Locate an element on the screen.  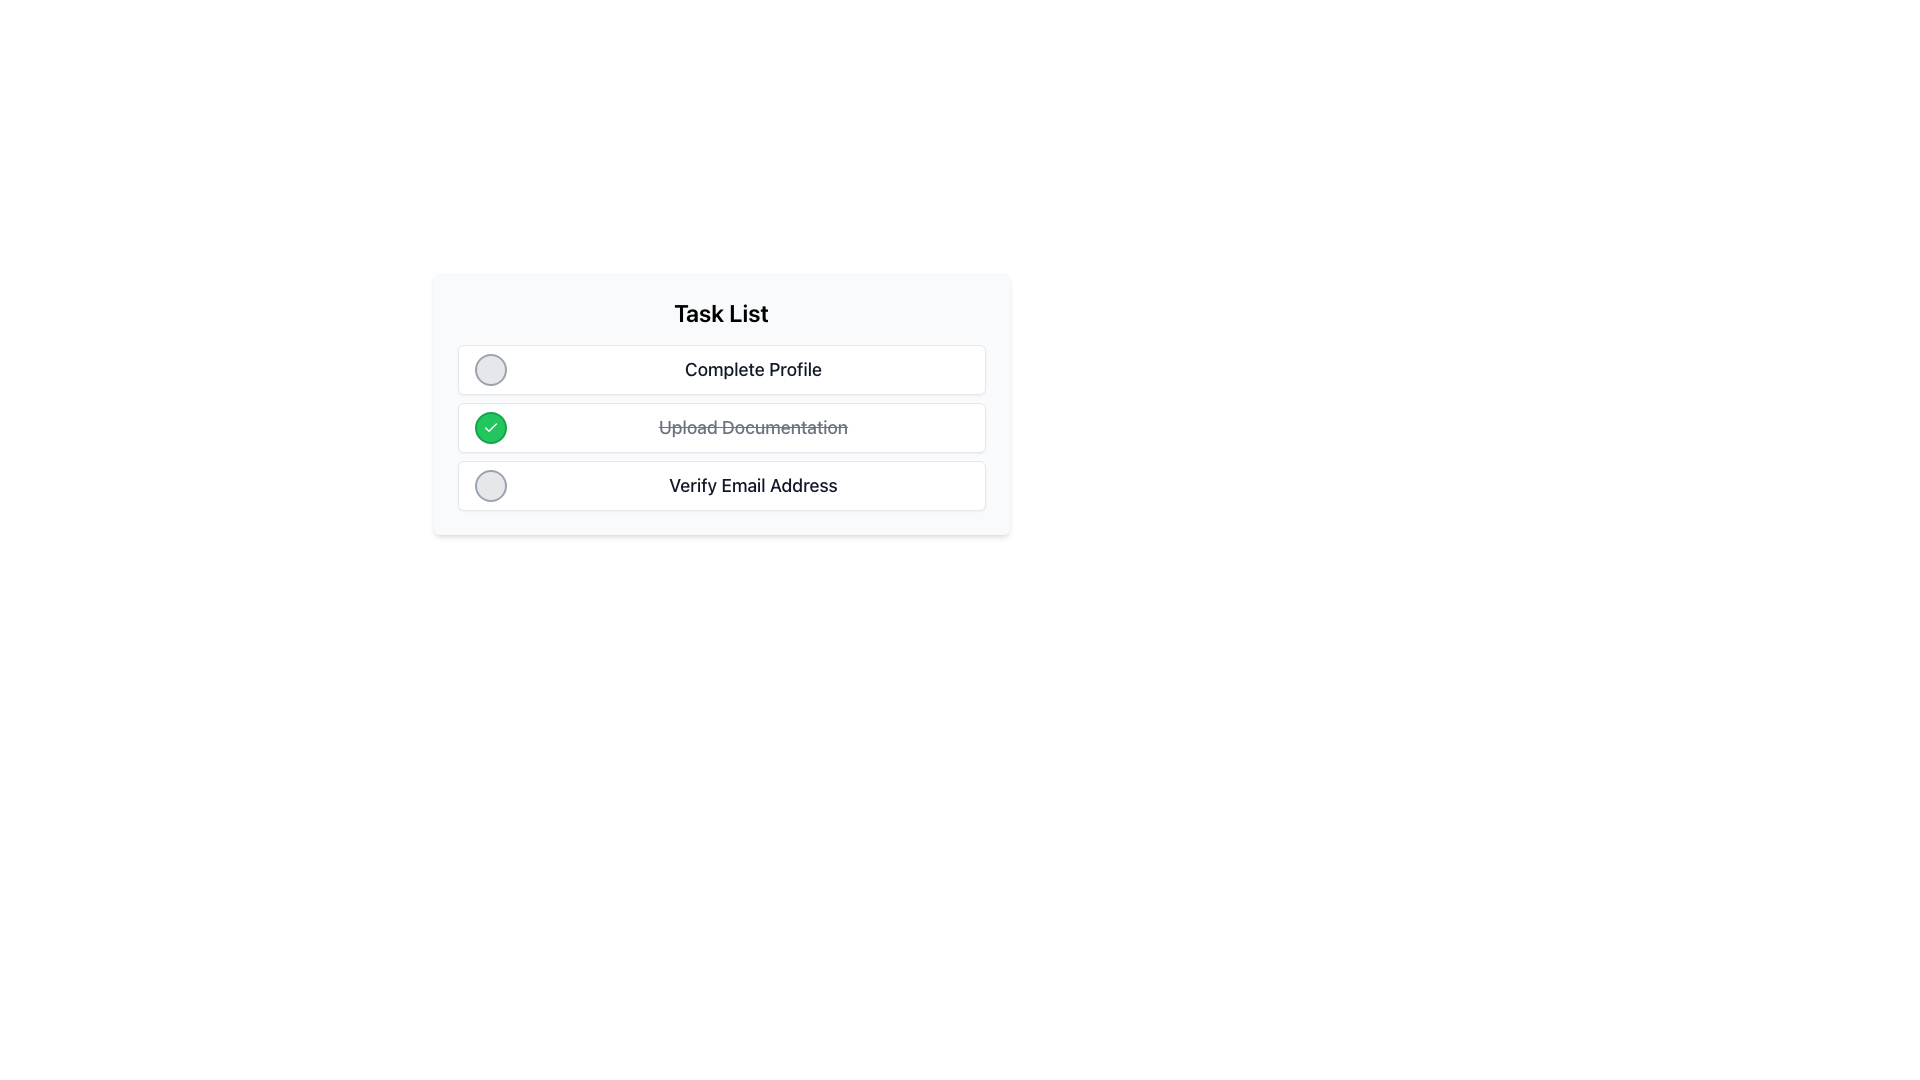
the text label that represents a completed task, which is located beside a checked circle icon in a vertical task list is located at coordinates (752, 427).